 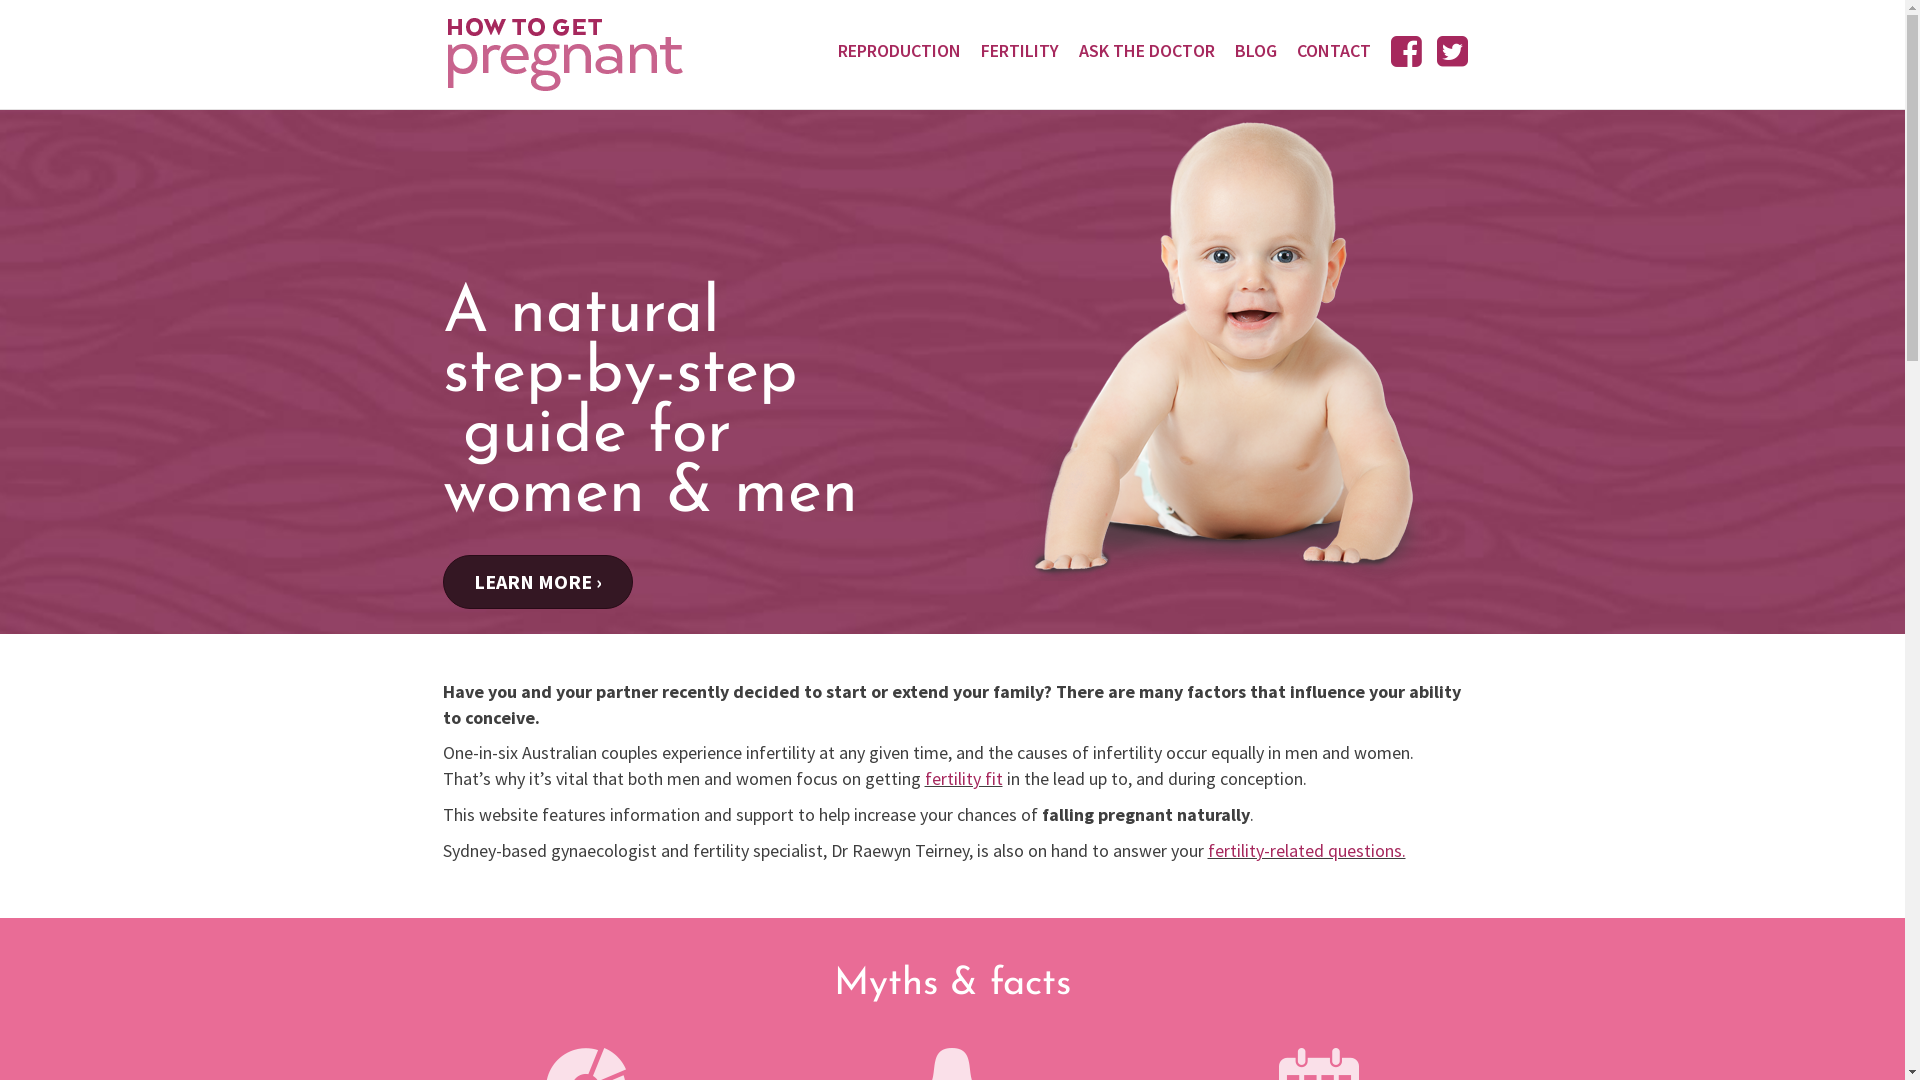 What do you see at coordinates (898, 49) in the screenshot?
I see `'REPRODUCTION'` at bounding box center [898, 49].